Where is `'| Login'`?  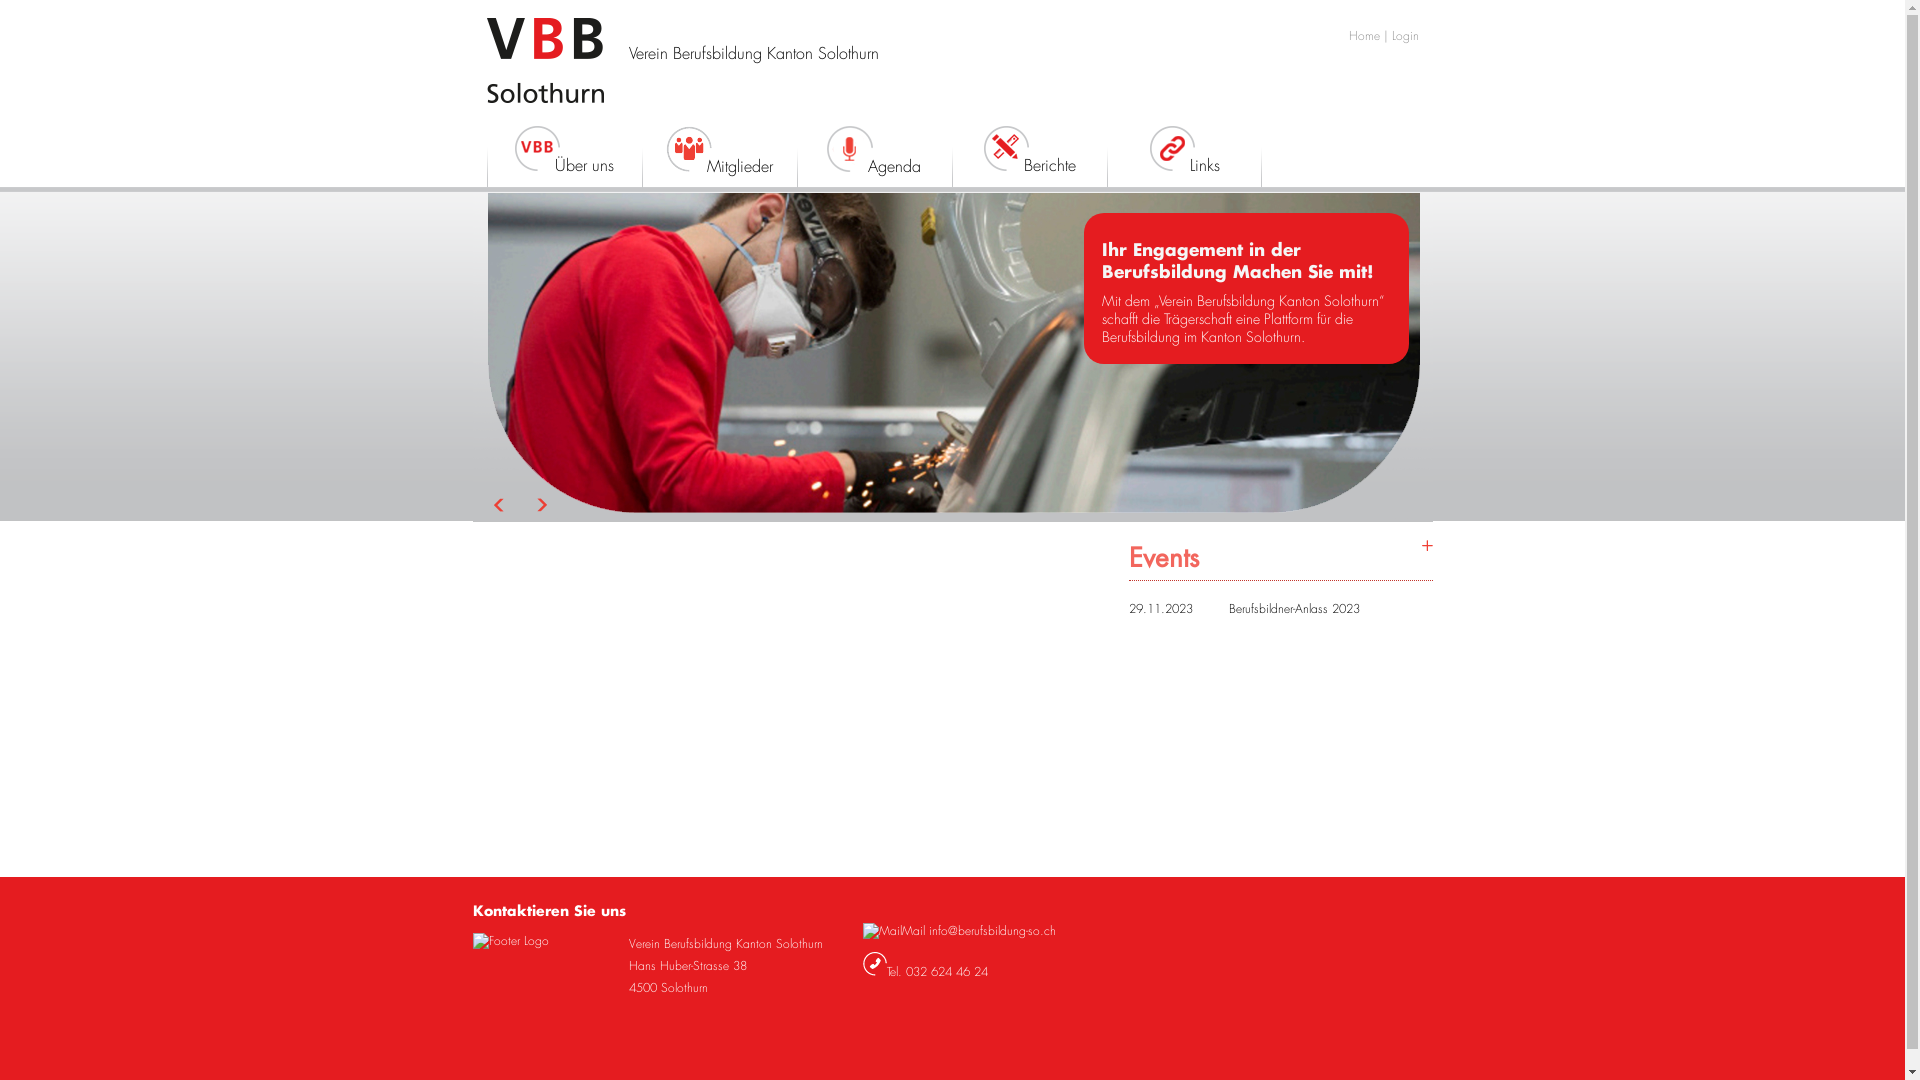 '| Login' is located at coordinates (1400, 35).